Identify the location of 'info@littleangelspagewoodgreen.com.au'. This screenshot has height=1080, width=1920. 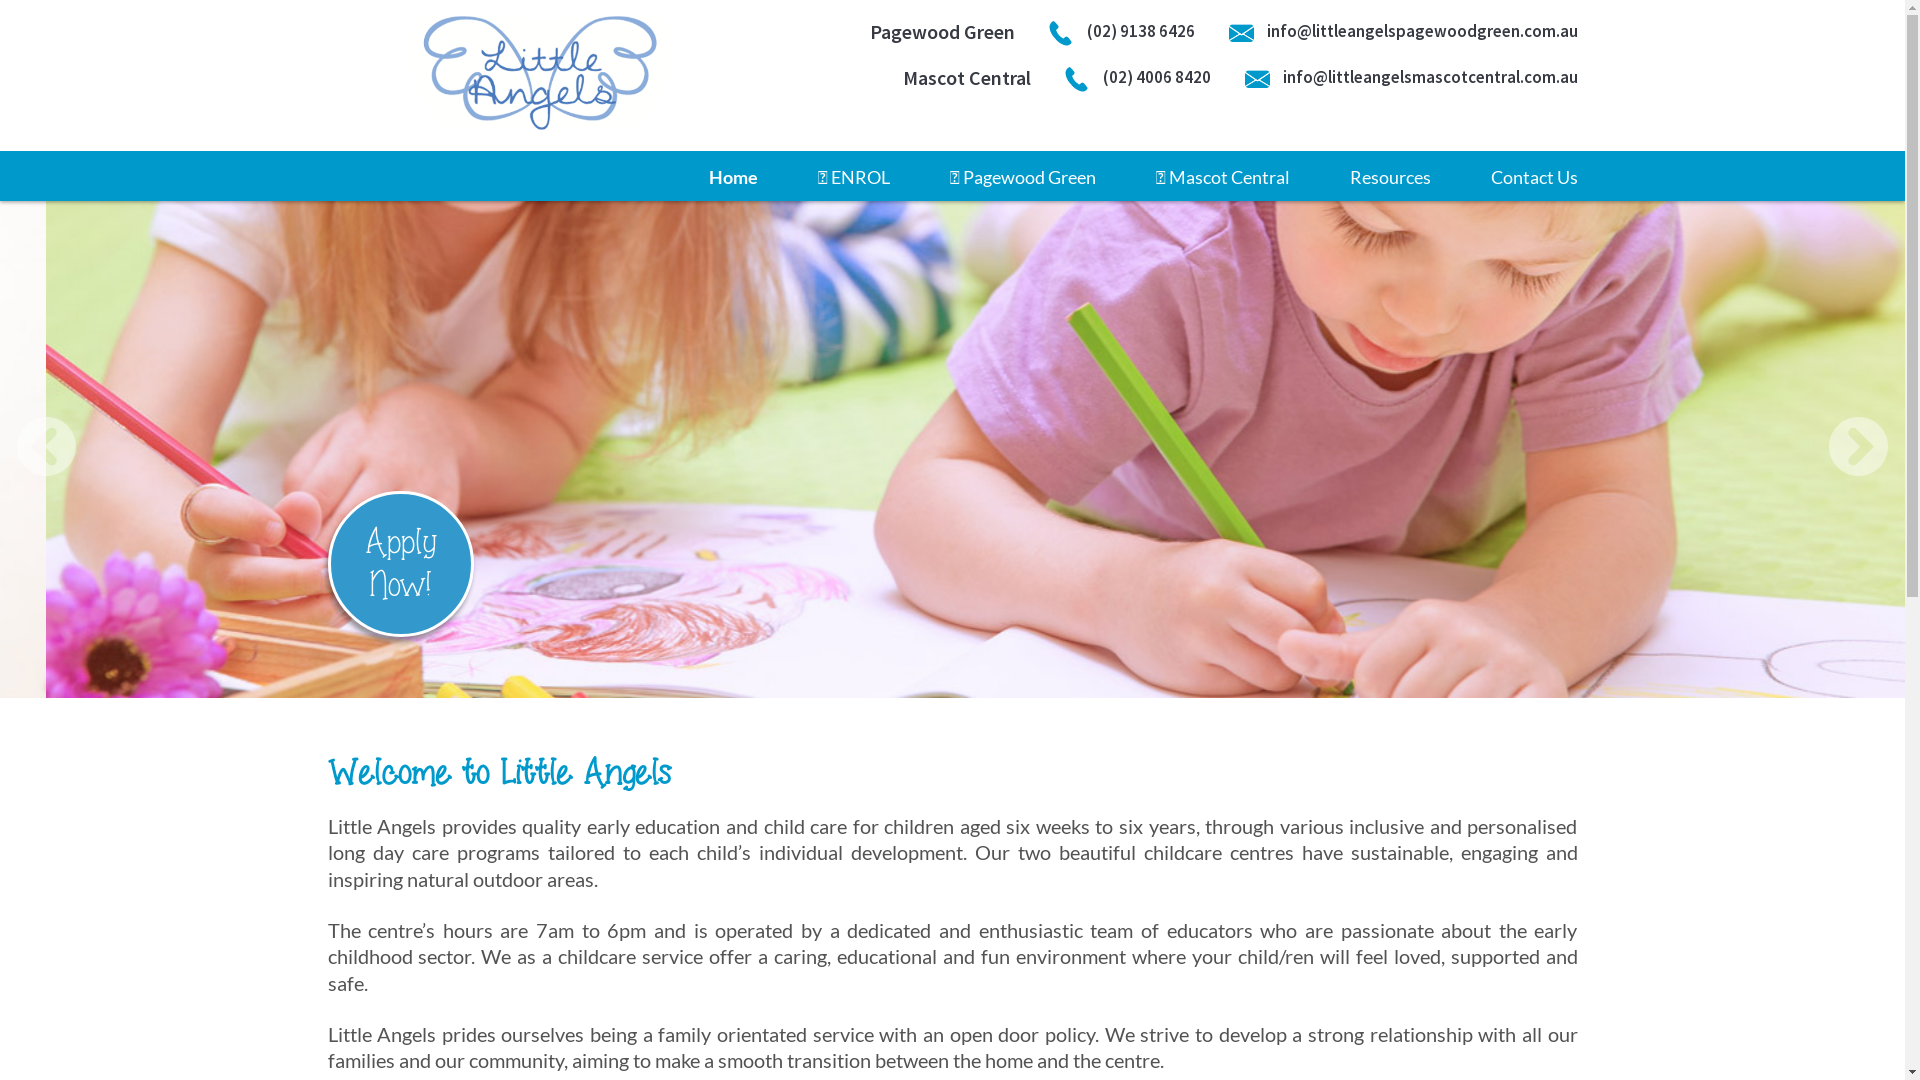
(1401, 31).